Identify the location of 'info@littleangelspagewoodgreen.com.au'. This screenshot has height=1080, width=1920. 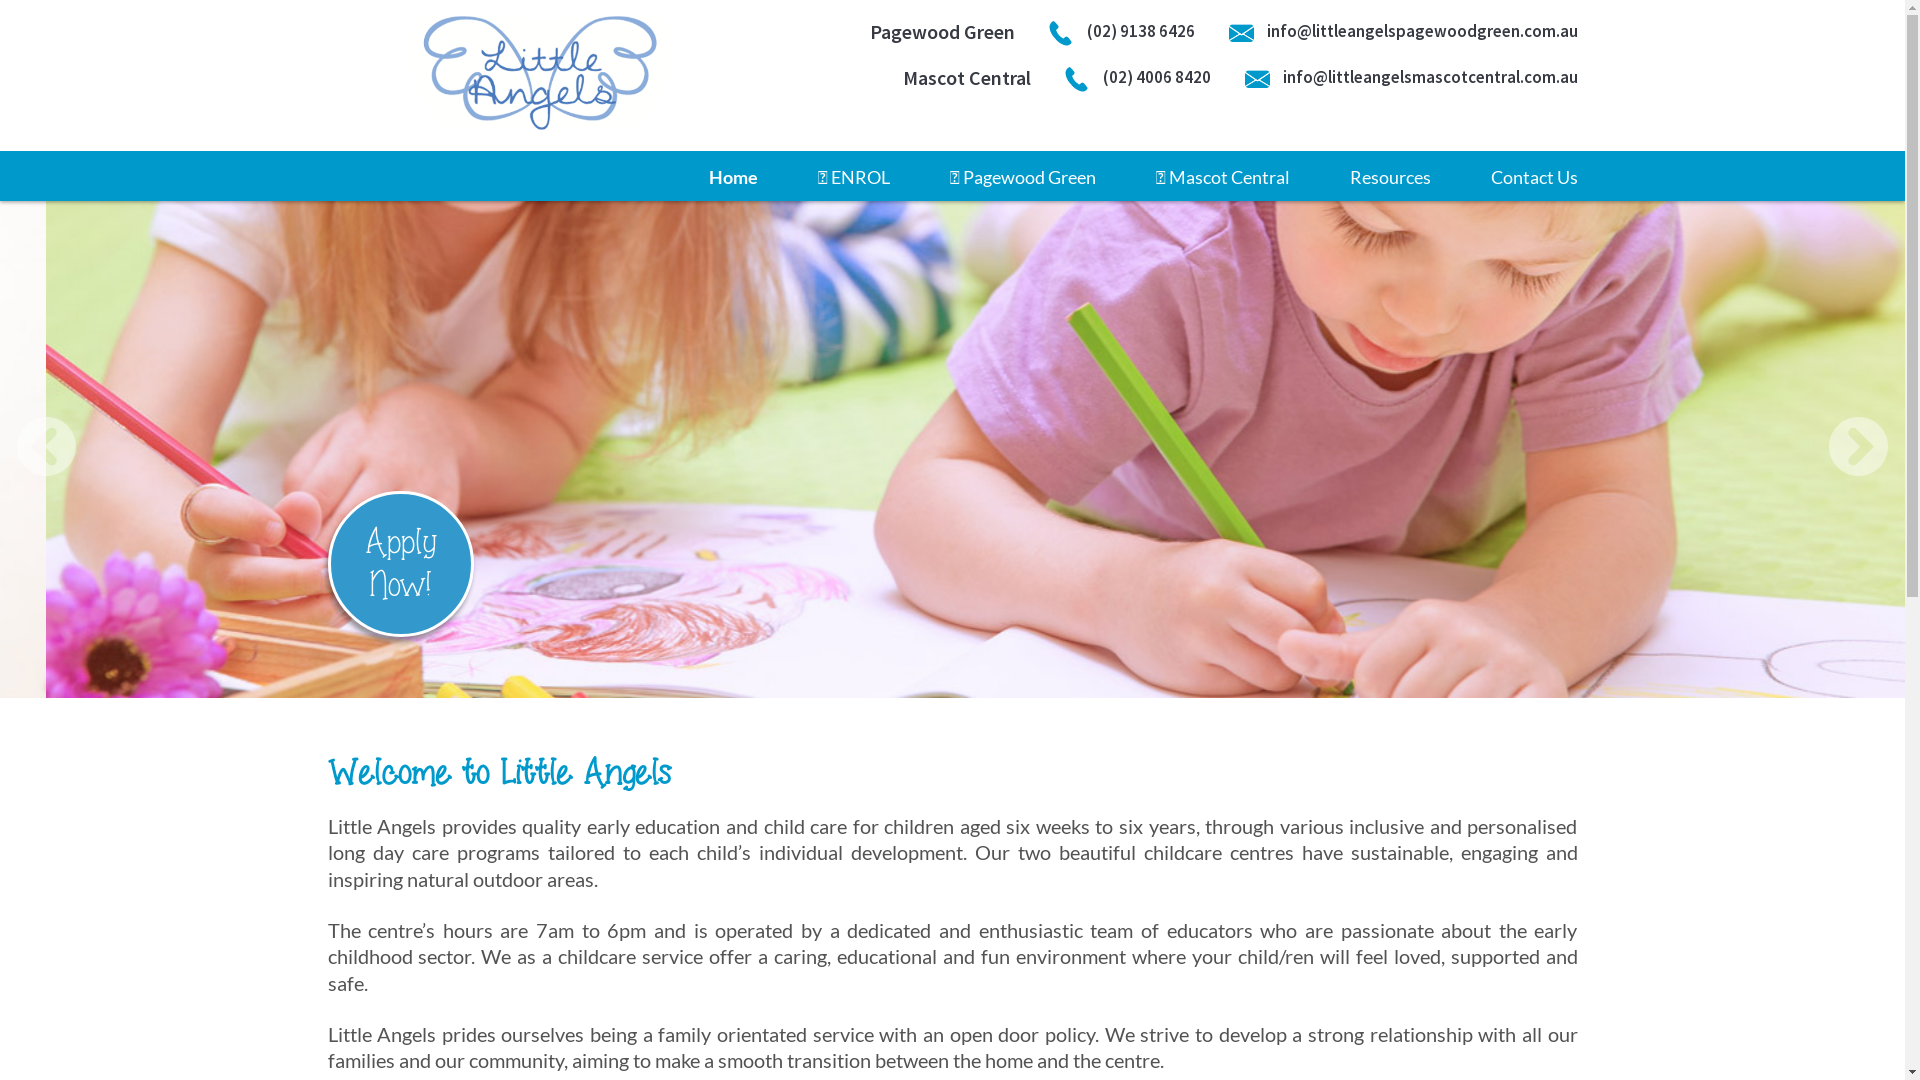
(1401, 31).